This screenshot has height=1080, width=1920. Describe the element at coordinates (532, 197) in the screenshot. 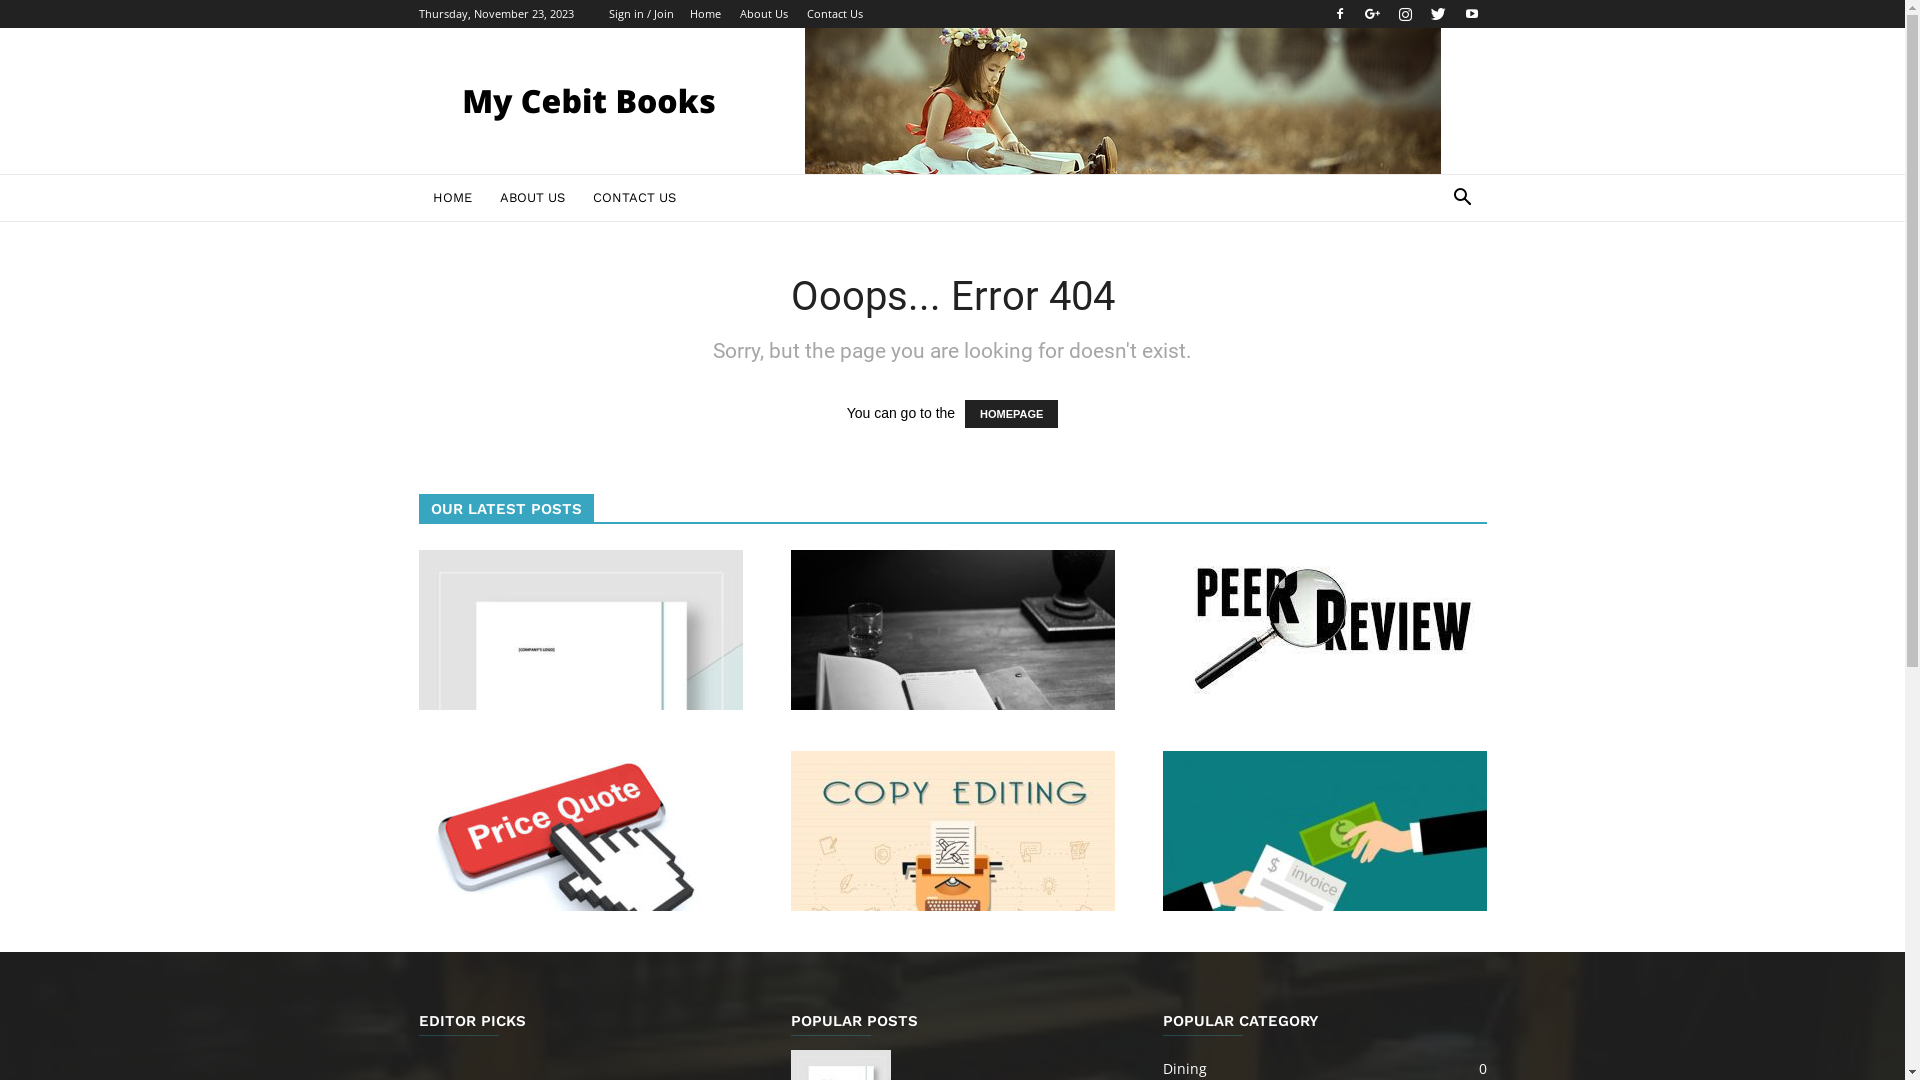

I see `'ABOUT US'` at that location.